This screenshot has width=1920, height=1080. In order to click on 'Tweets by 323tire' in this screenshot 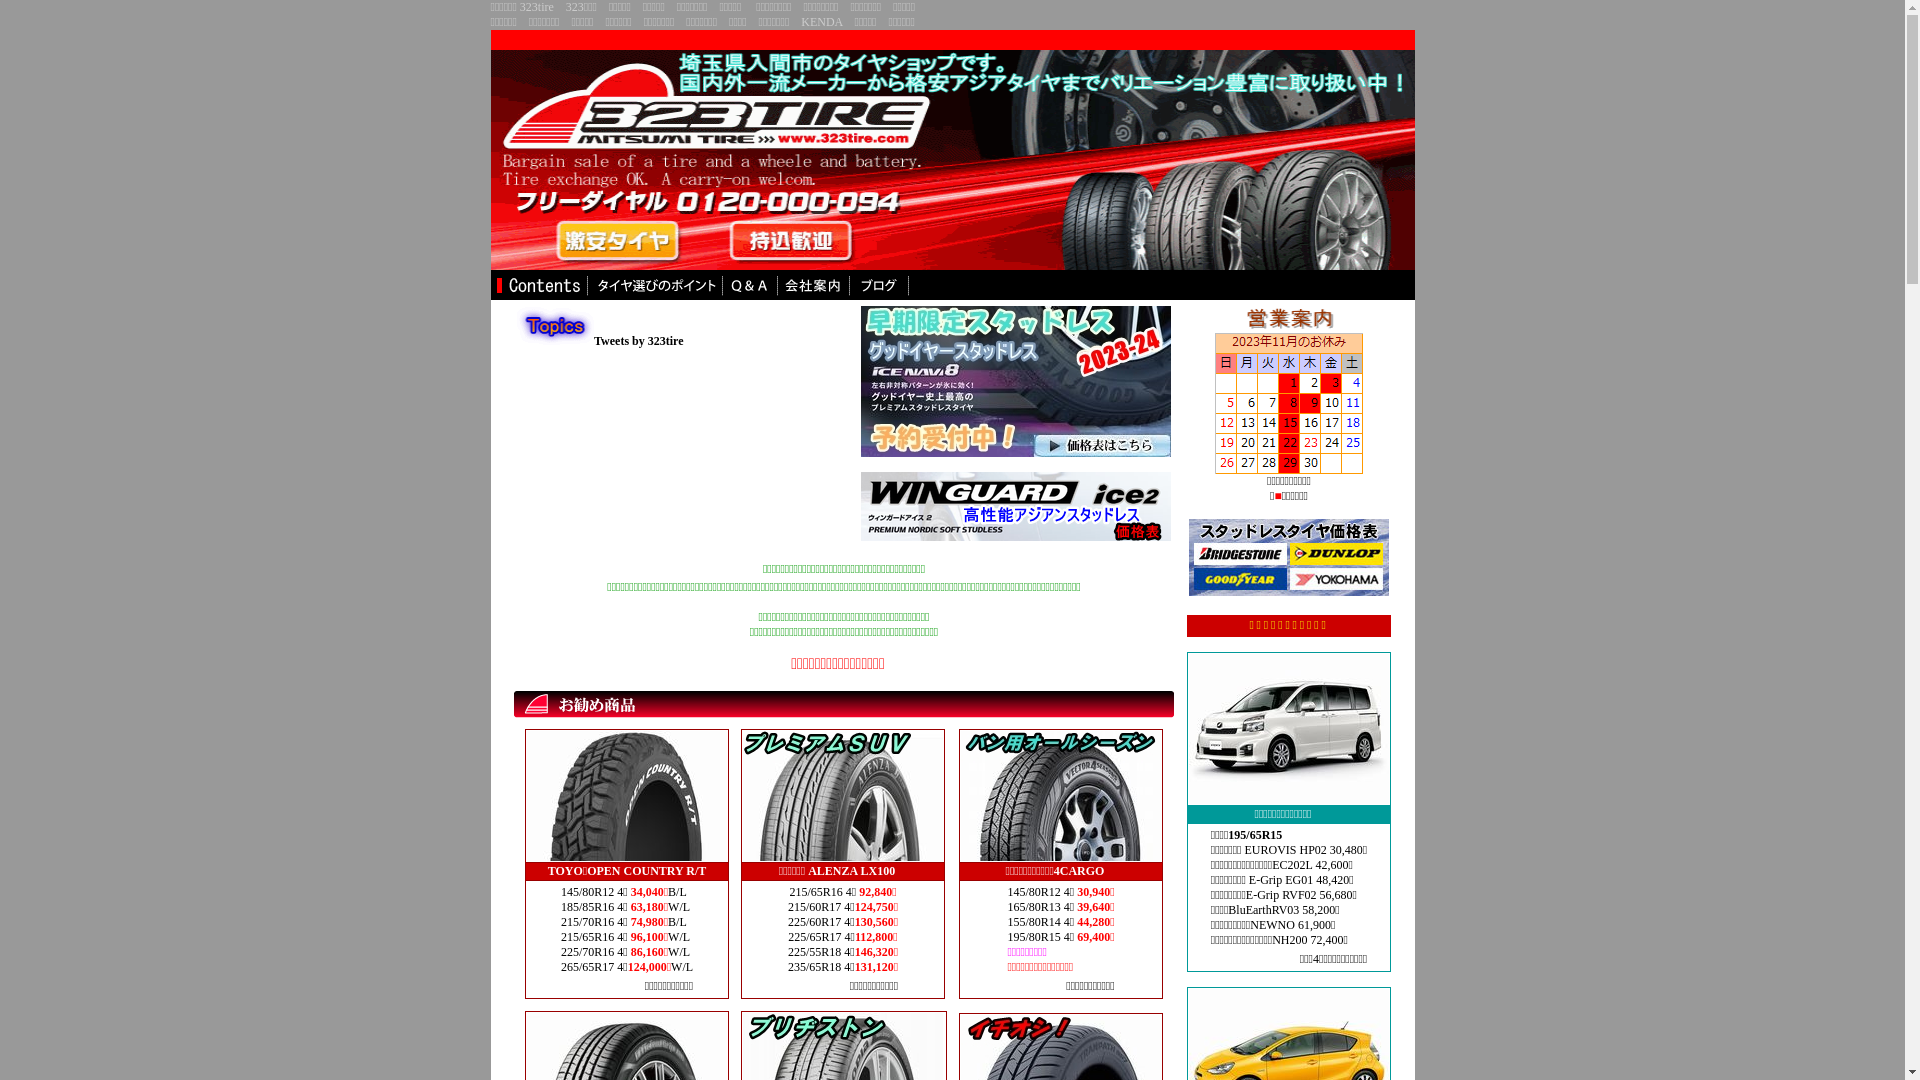, I will do `click(637, 339)`.